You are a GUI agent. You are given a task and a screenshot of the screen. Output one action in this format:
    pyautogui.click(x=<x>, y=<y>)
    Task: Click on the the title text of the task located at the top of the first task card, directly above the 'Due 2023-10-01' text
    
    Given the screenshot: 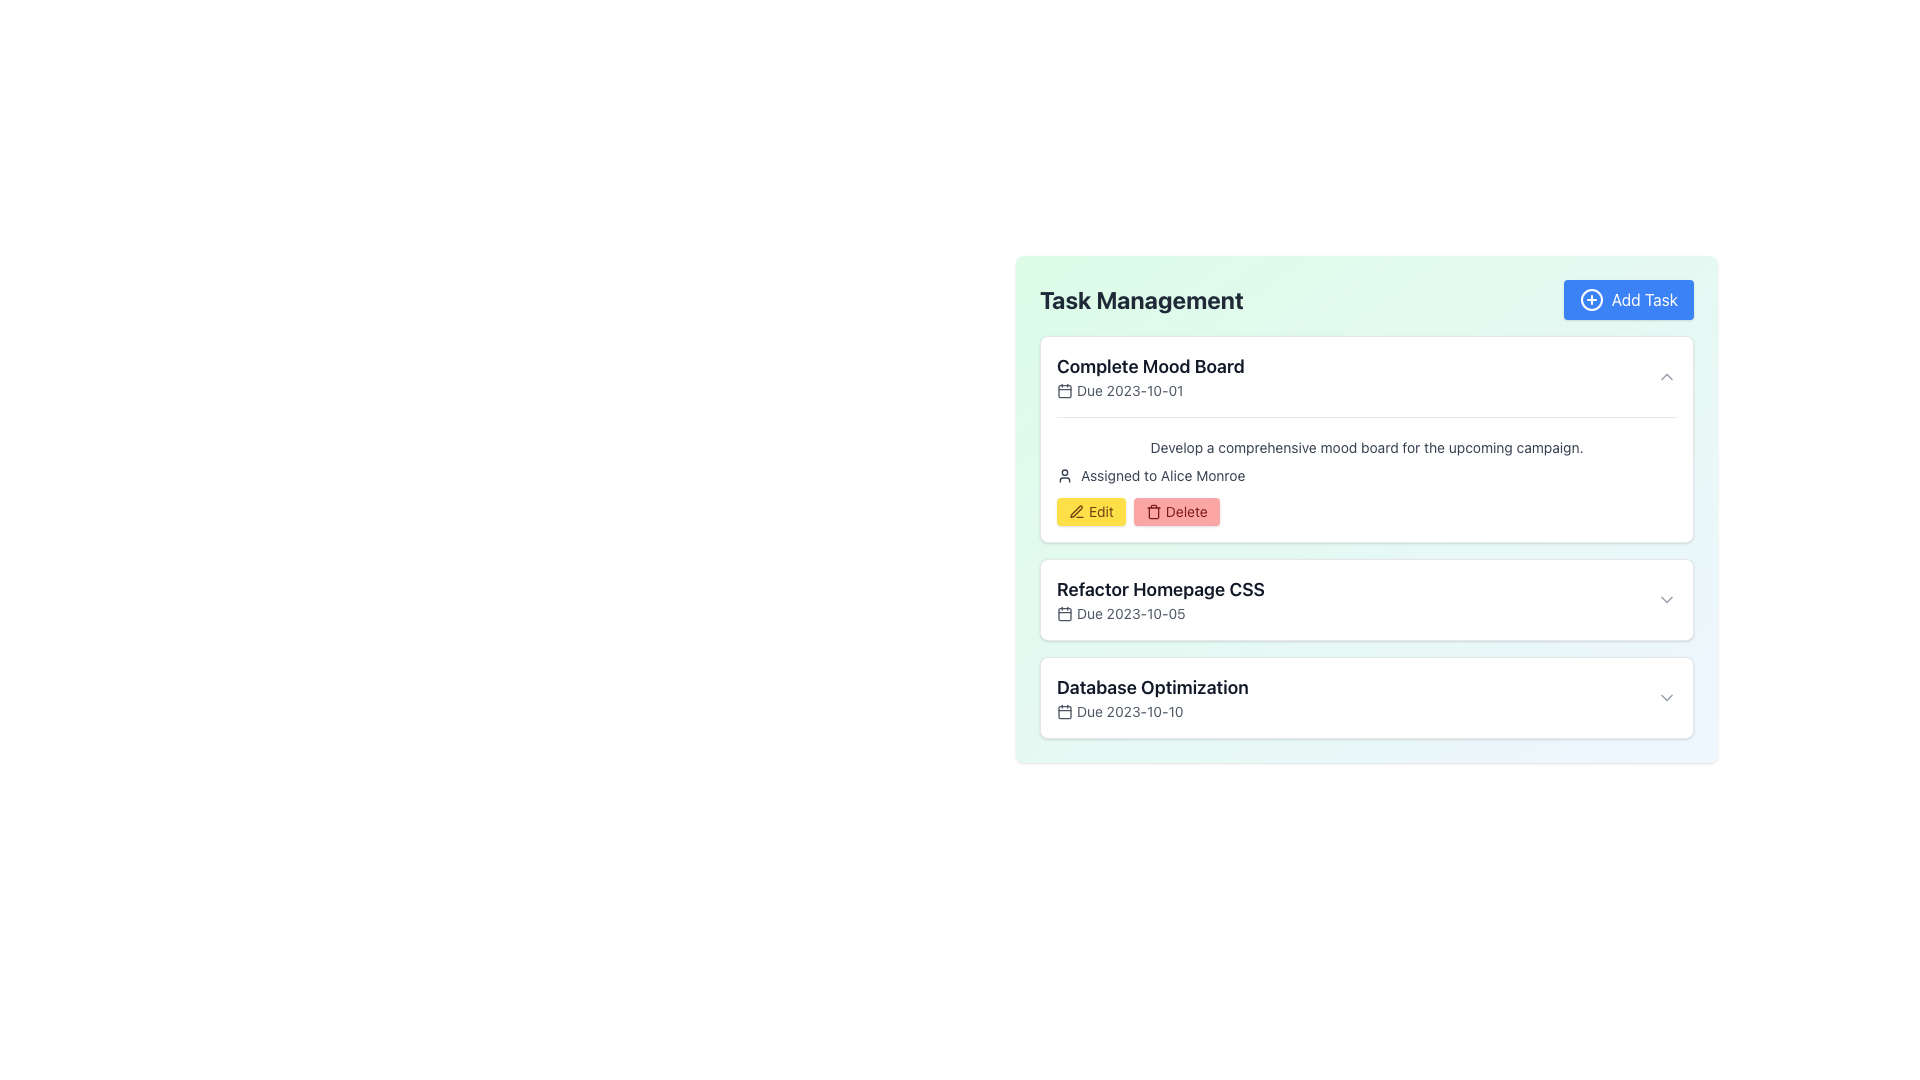 What is the action you would take?
    pyautogui.click(x=1150, y=366)
    